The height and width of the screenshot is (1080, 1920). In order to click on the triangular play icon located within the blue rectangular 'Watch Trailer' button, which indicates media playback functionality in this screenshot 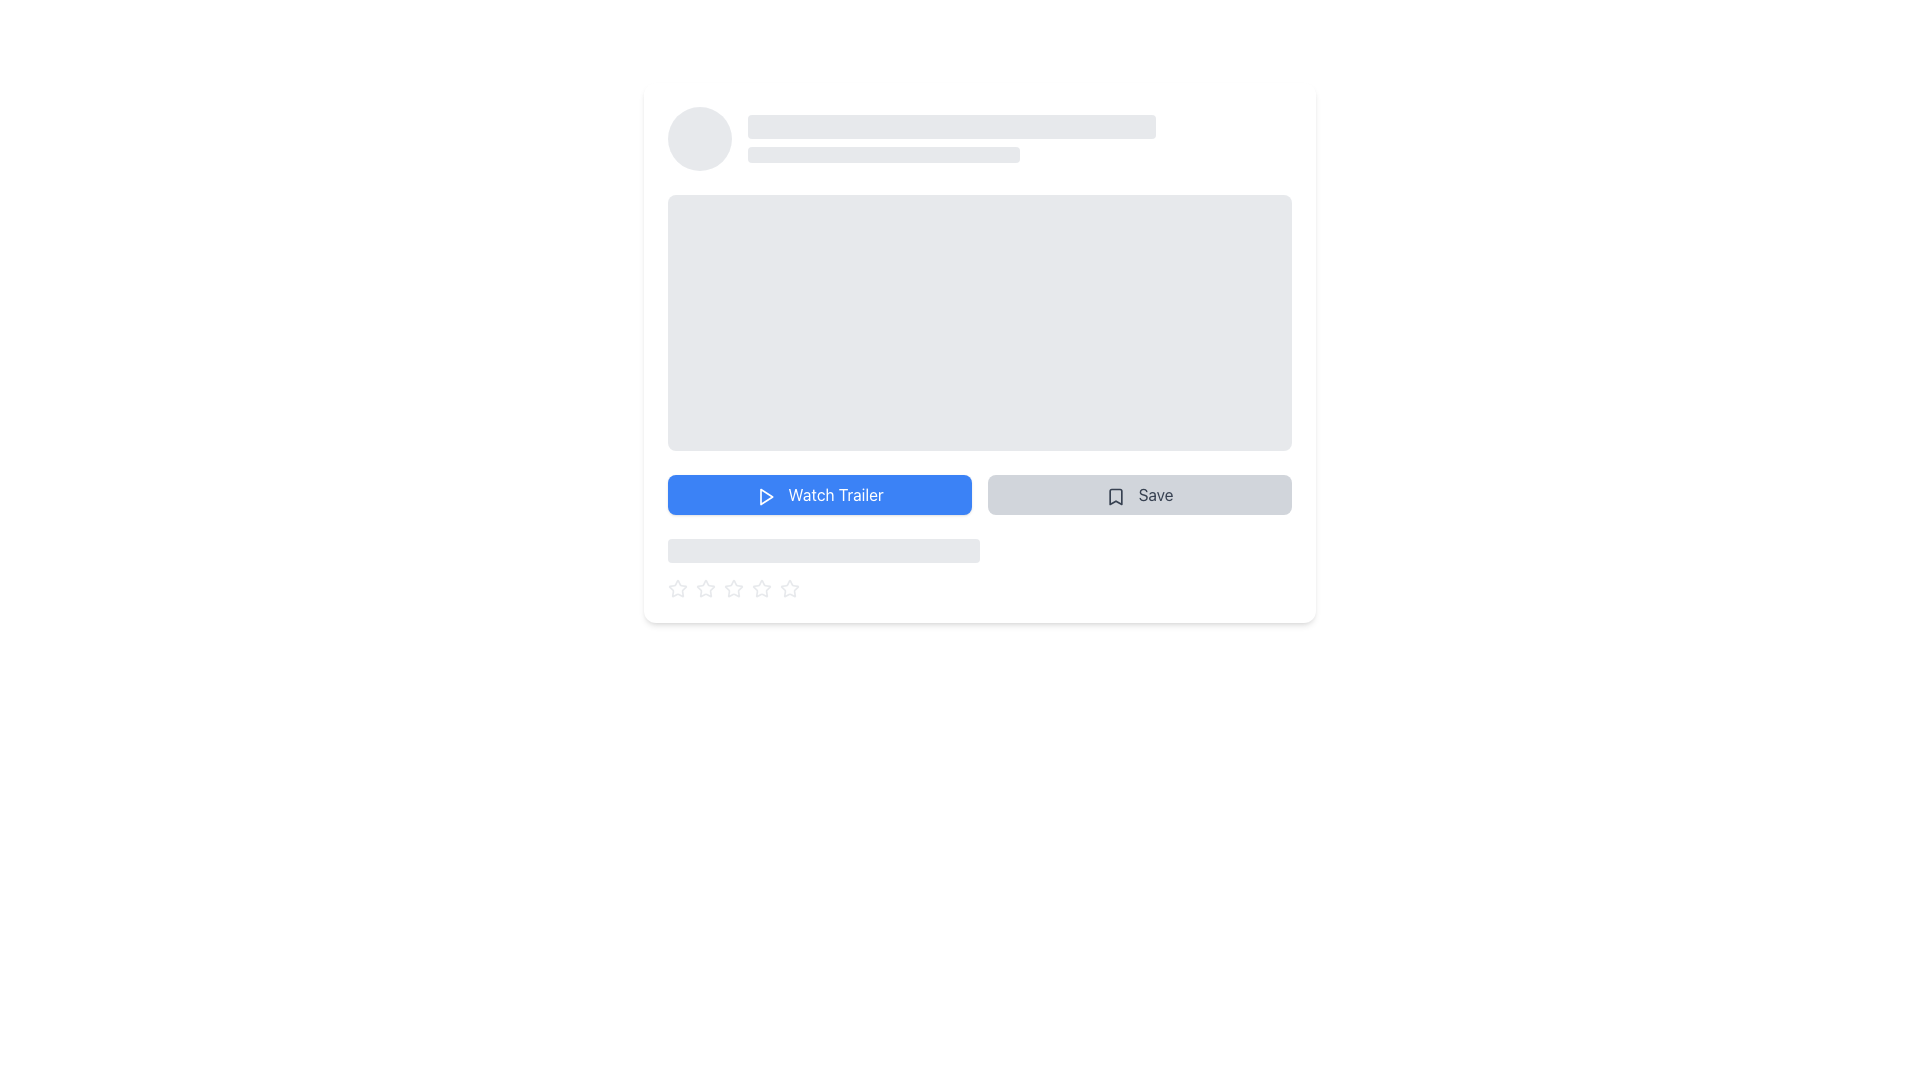, I will do `click(766, 495)`.